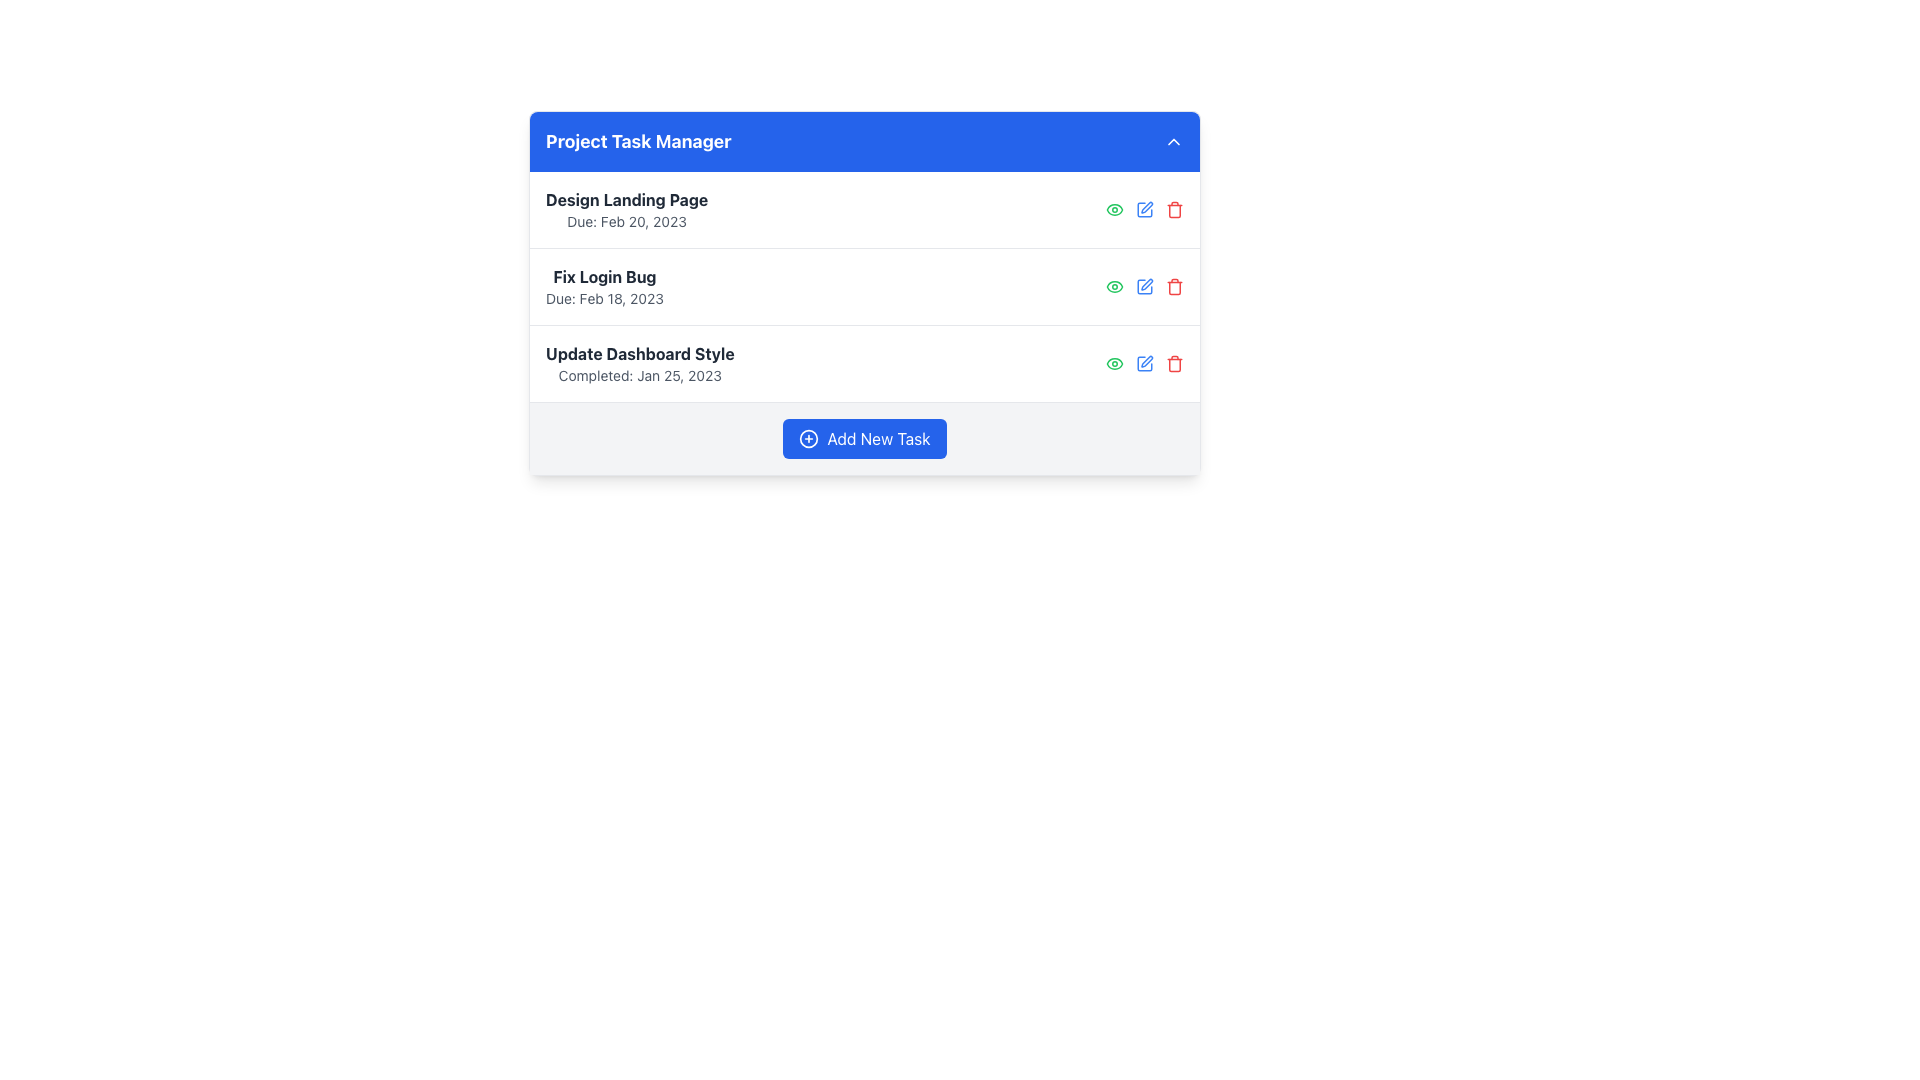  I want to click on keyboard navigation, so click(1175, 209).